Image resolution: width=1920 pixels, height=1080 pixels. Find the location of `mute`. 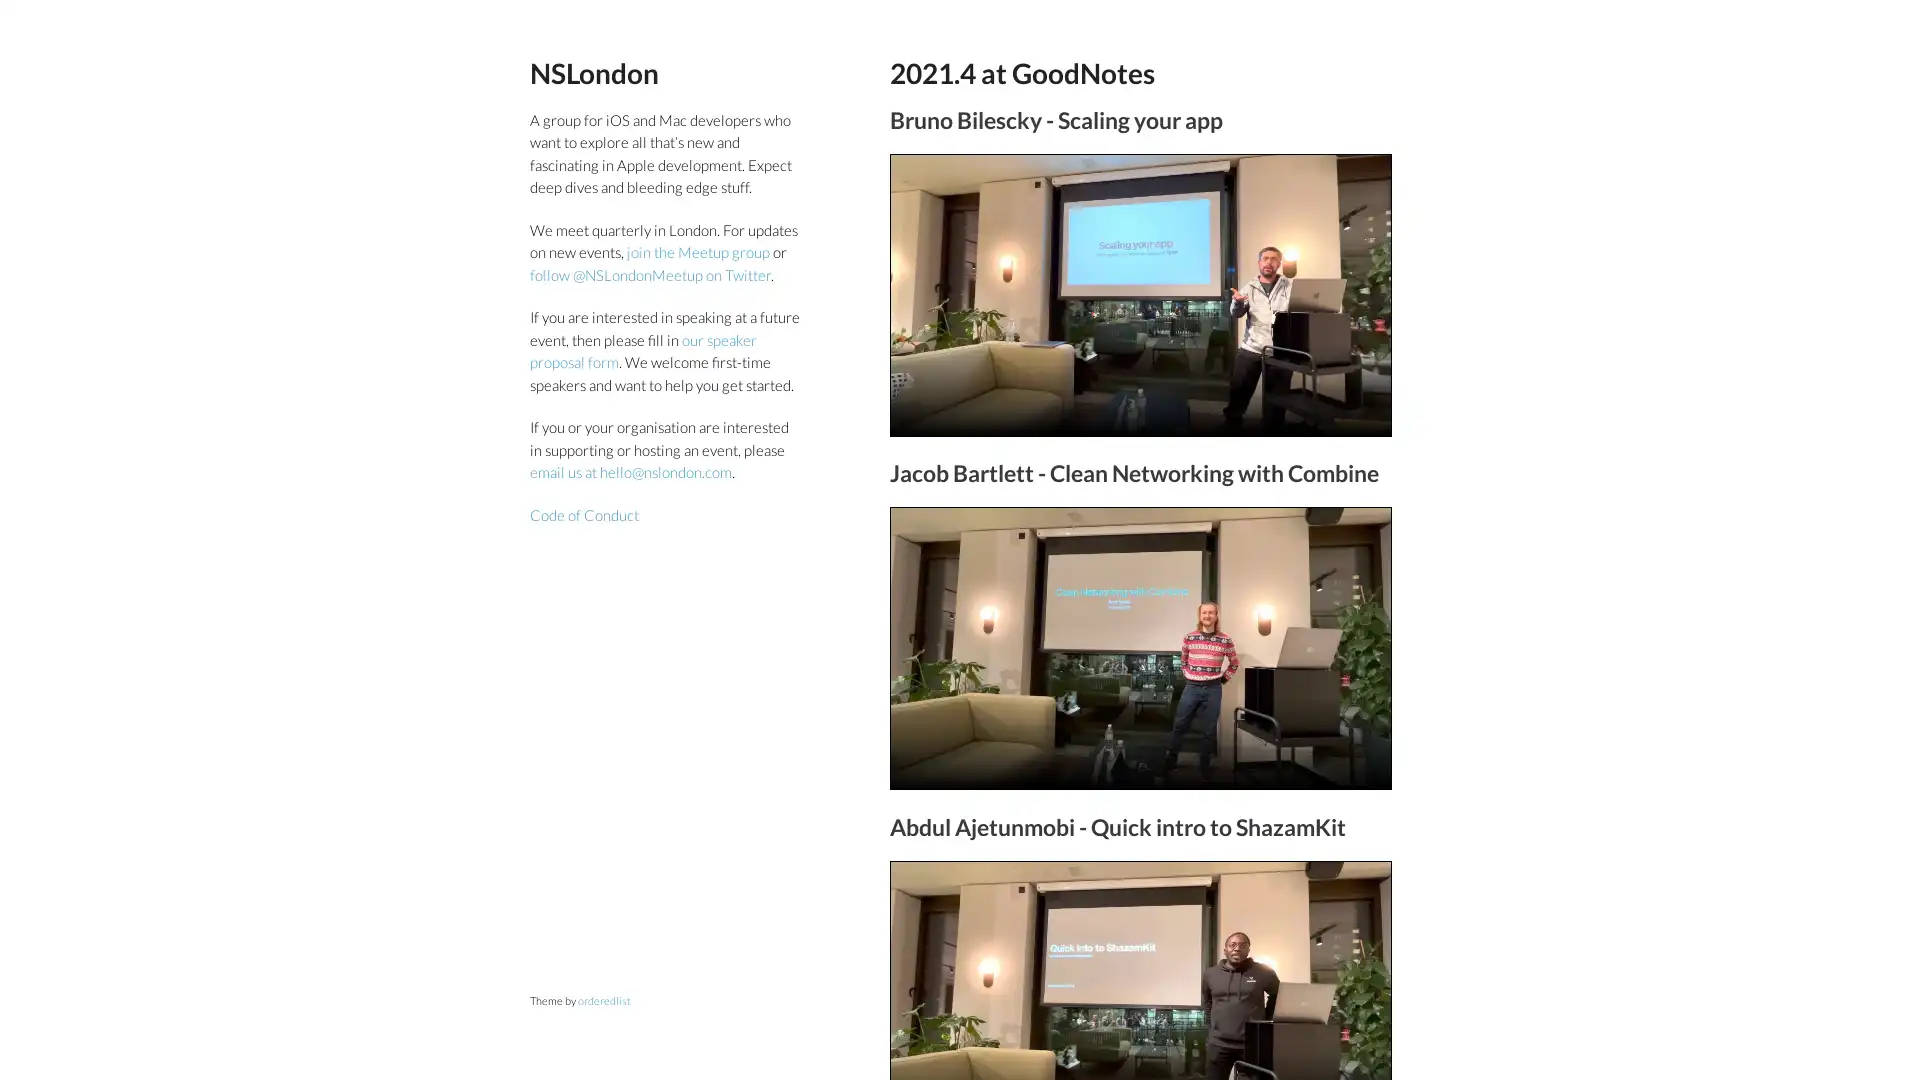

mute is located at coordinates (1270, 740).